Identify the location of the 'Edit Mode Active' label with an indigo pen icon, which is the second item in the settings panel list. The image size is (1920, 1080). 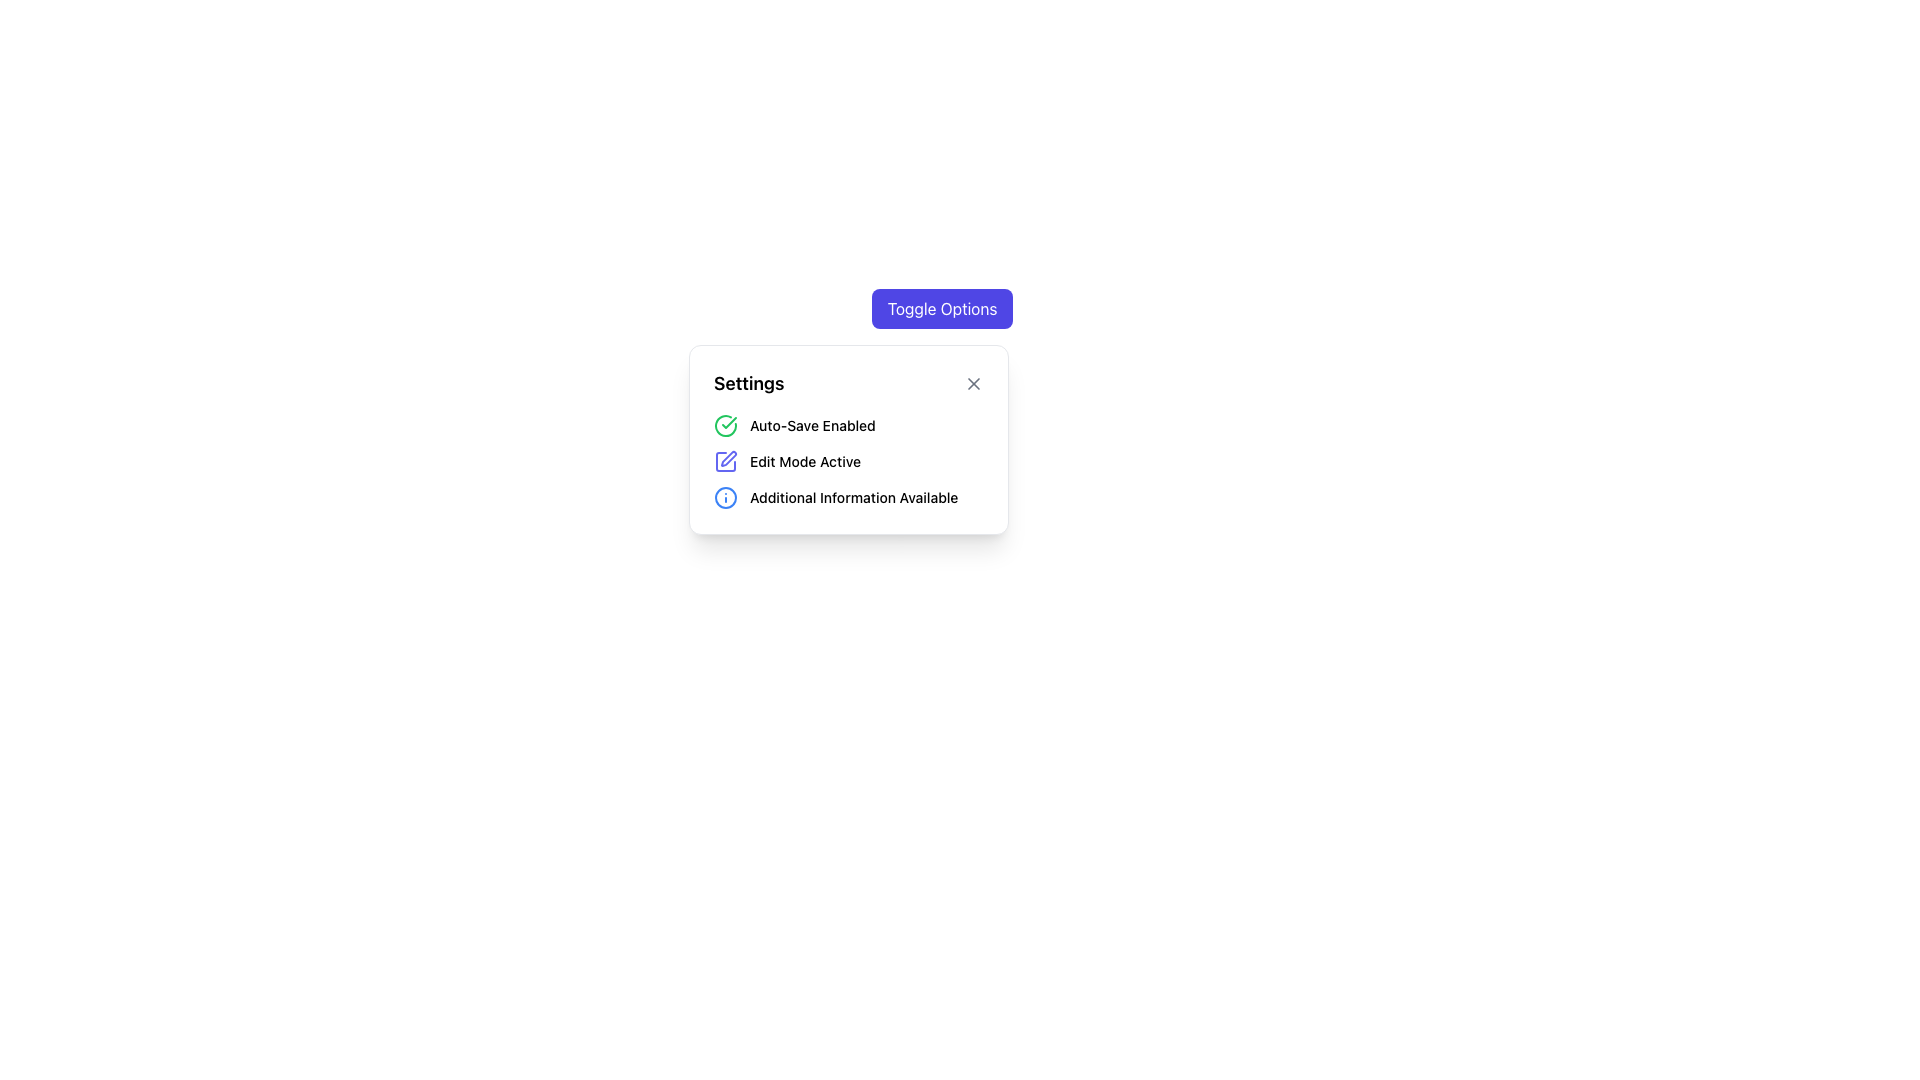
(849, 462).